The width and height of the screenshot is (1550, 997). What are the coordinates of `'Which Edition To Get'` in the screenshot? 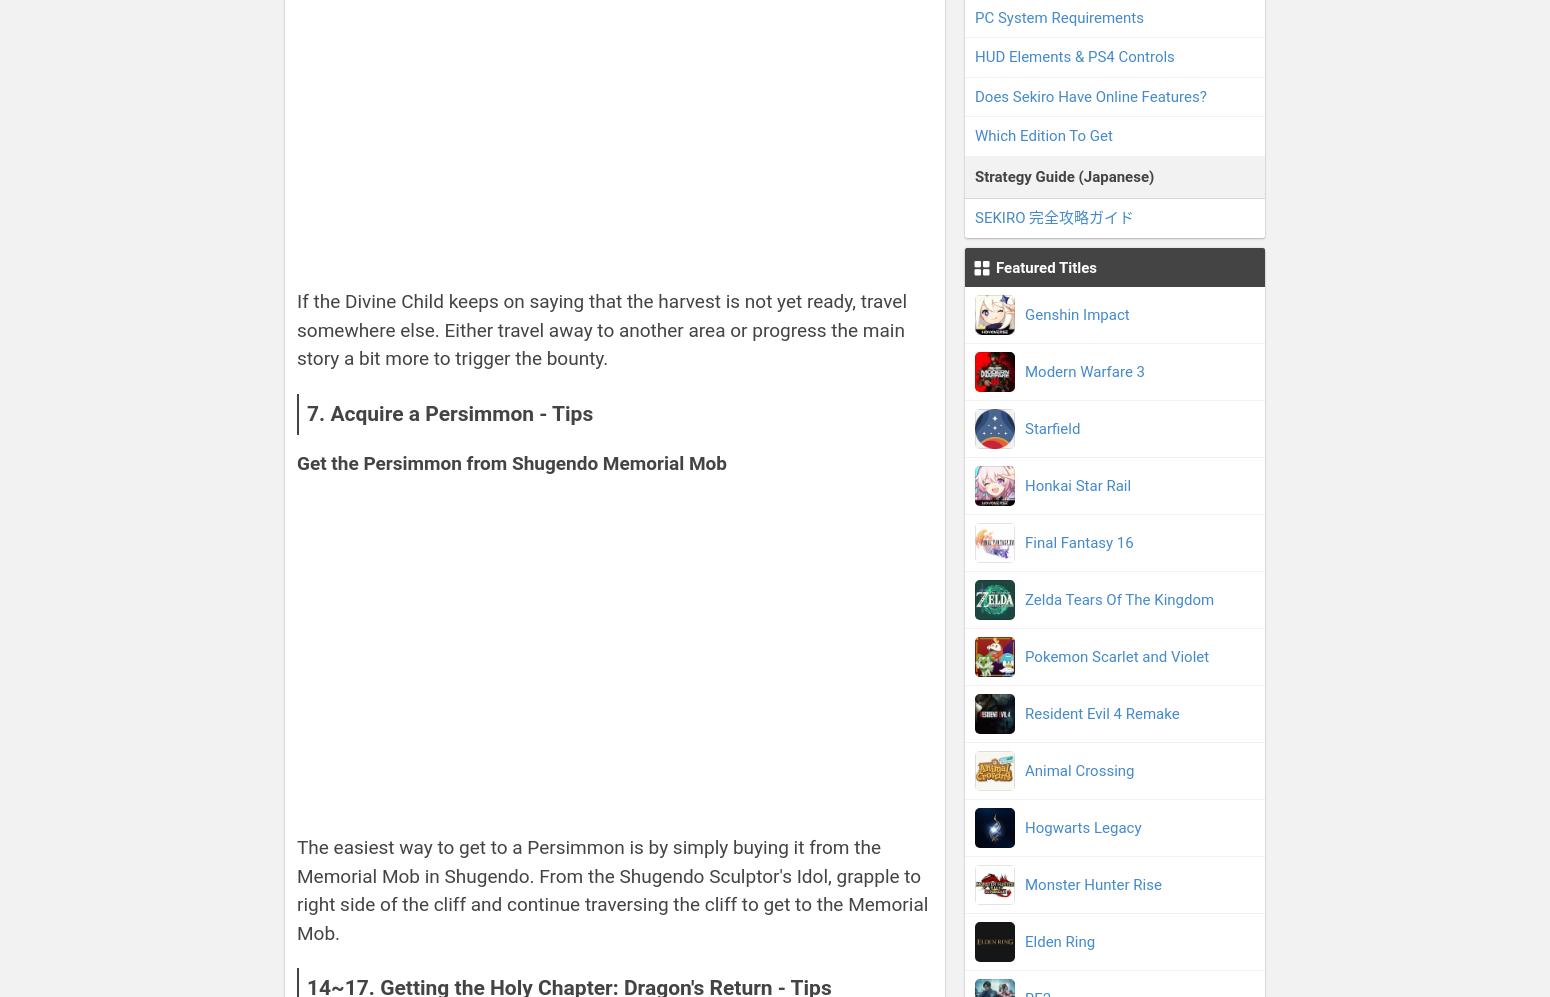 It's located at (973, 135).